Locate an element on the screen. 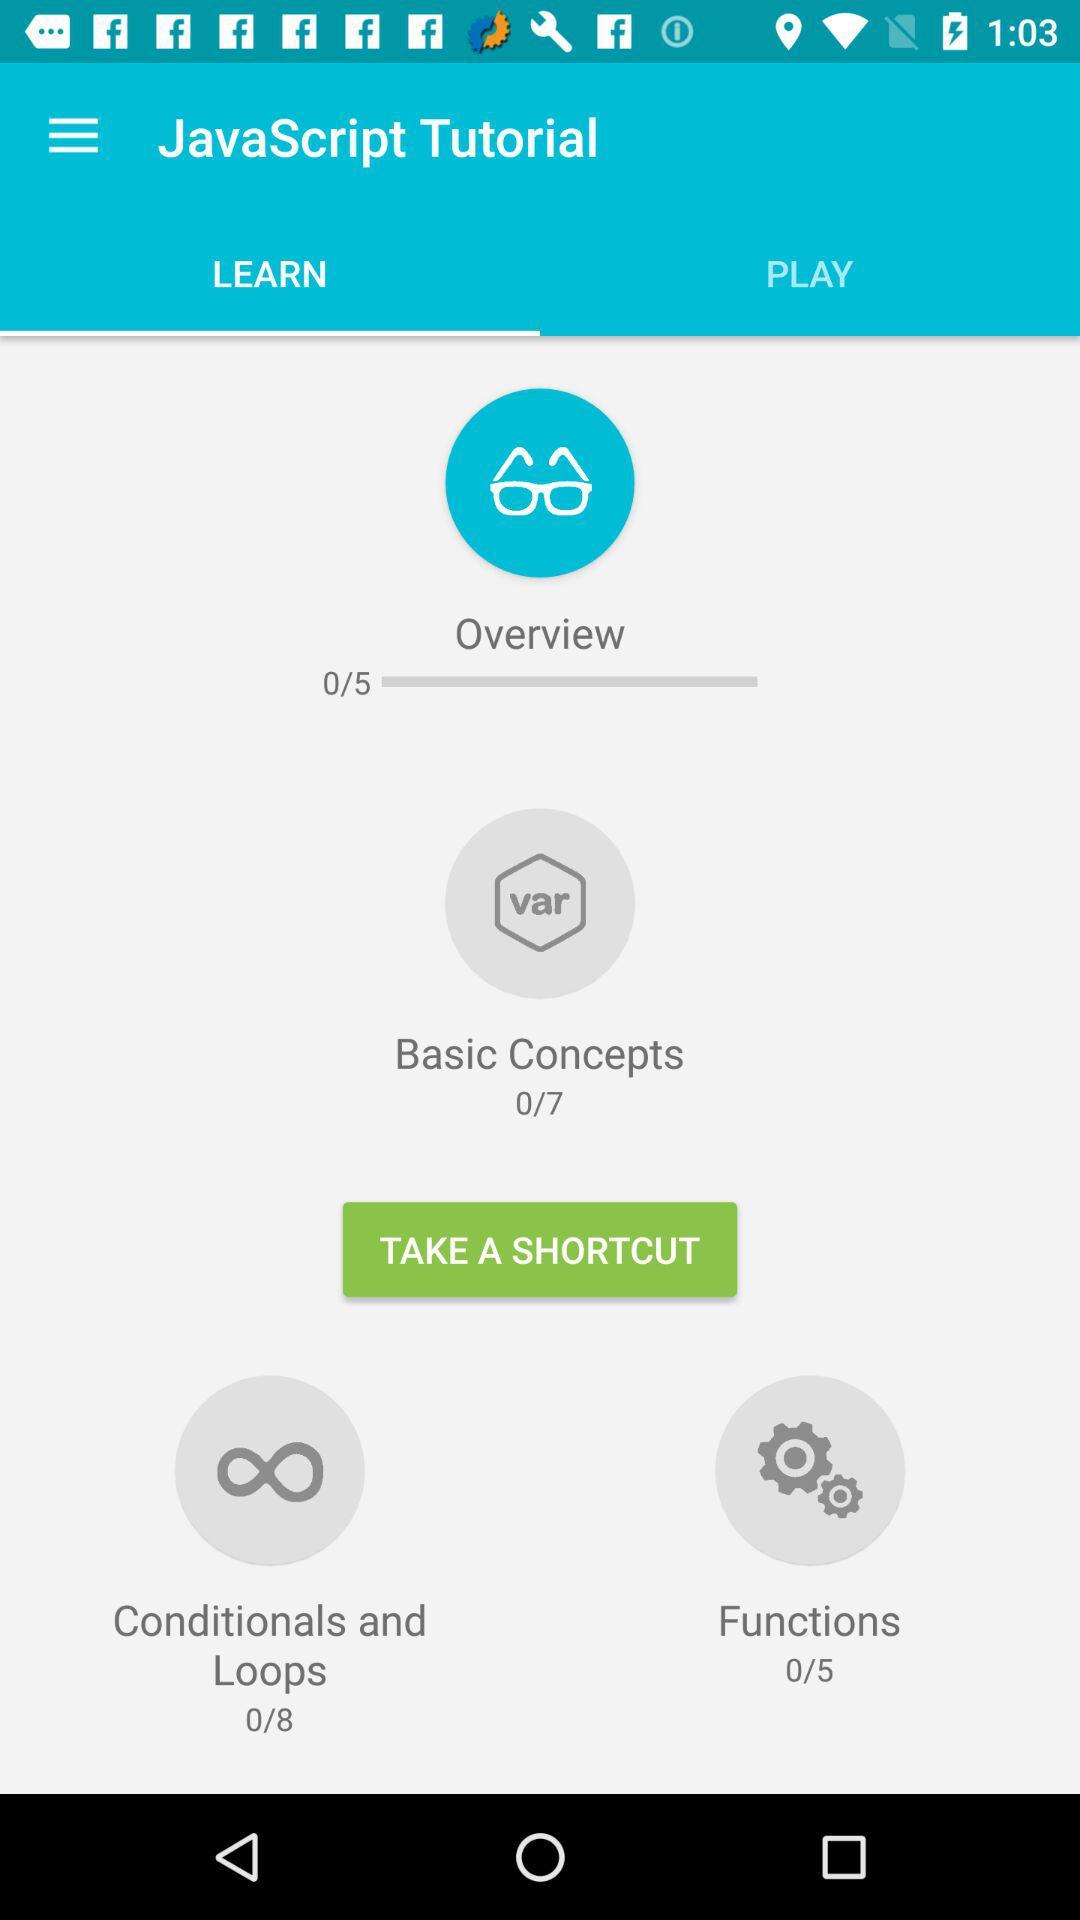 The image size is (1080, 1920). take a shortcut item is located at coordinates (540, 1248).